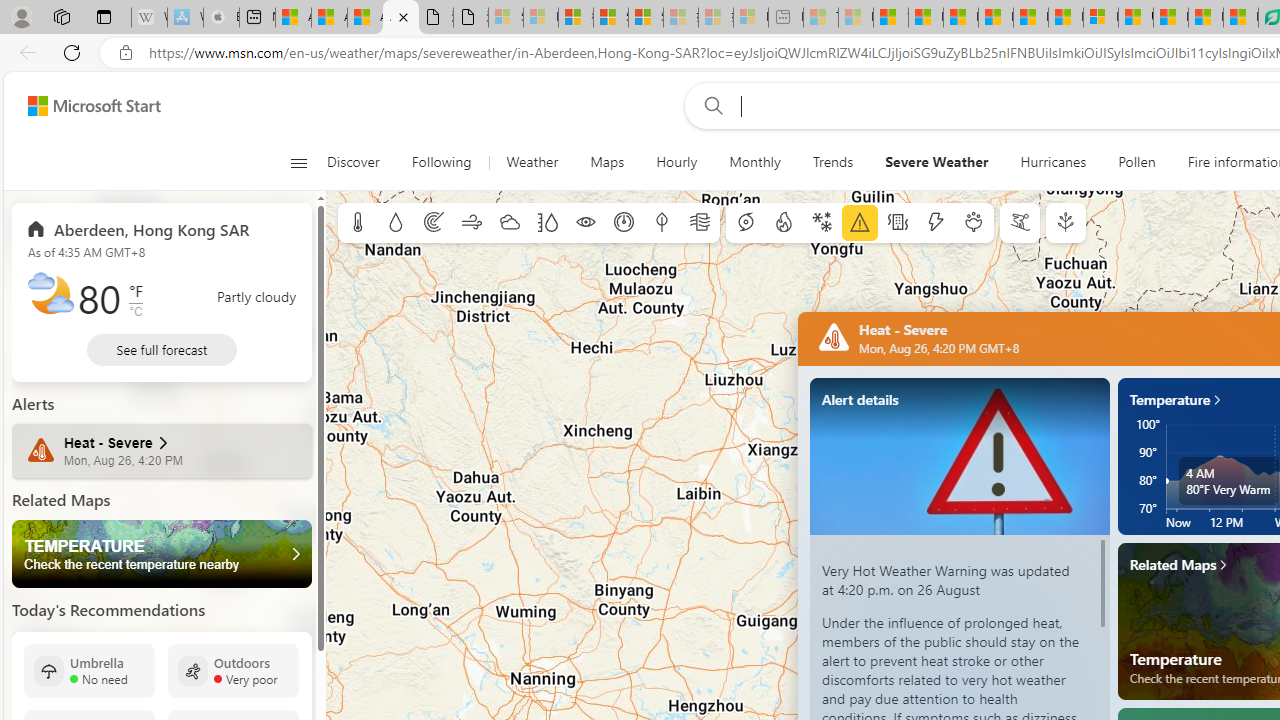 This screenshot has width=1280, height=720. Describe the element at coordinates (1064, 17) in the screenshot. I see `'Foo BAR | Trusted Community Engagement and Contributions'` at that location.